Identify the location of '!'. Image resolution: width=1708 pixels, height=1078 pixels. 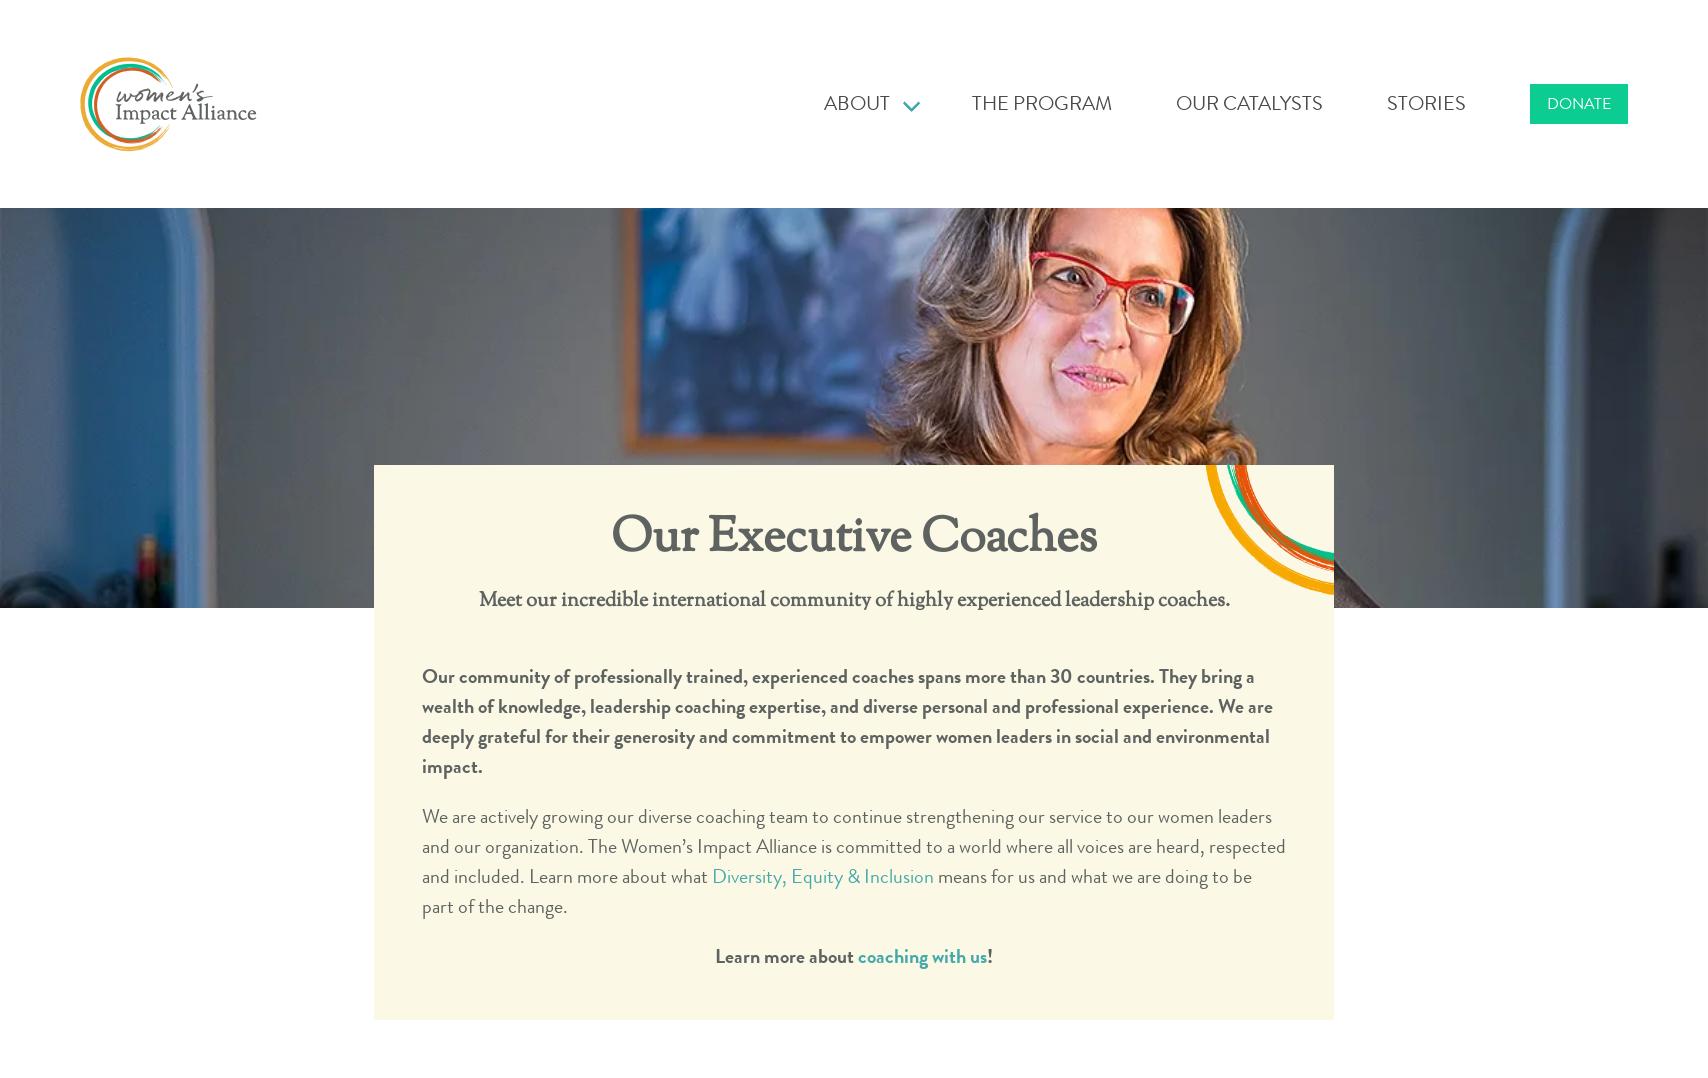
(987, 954).